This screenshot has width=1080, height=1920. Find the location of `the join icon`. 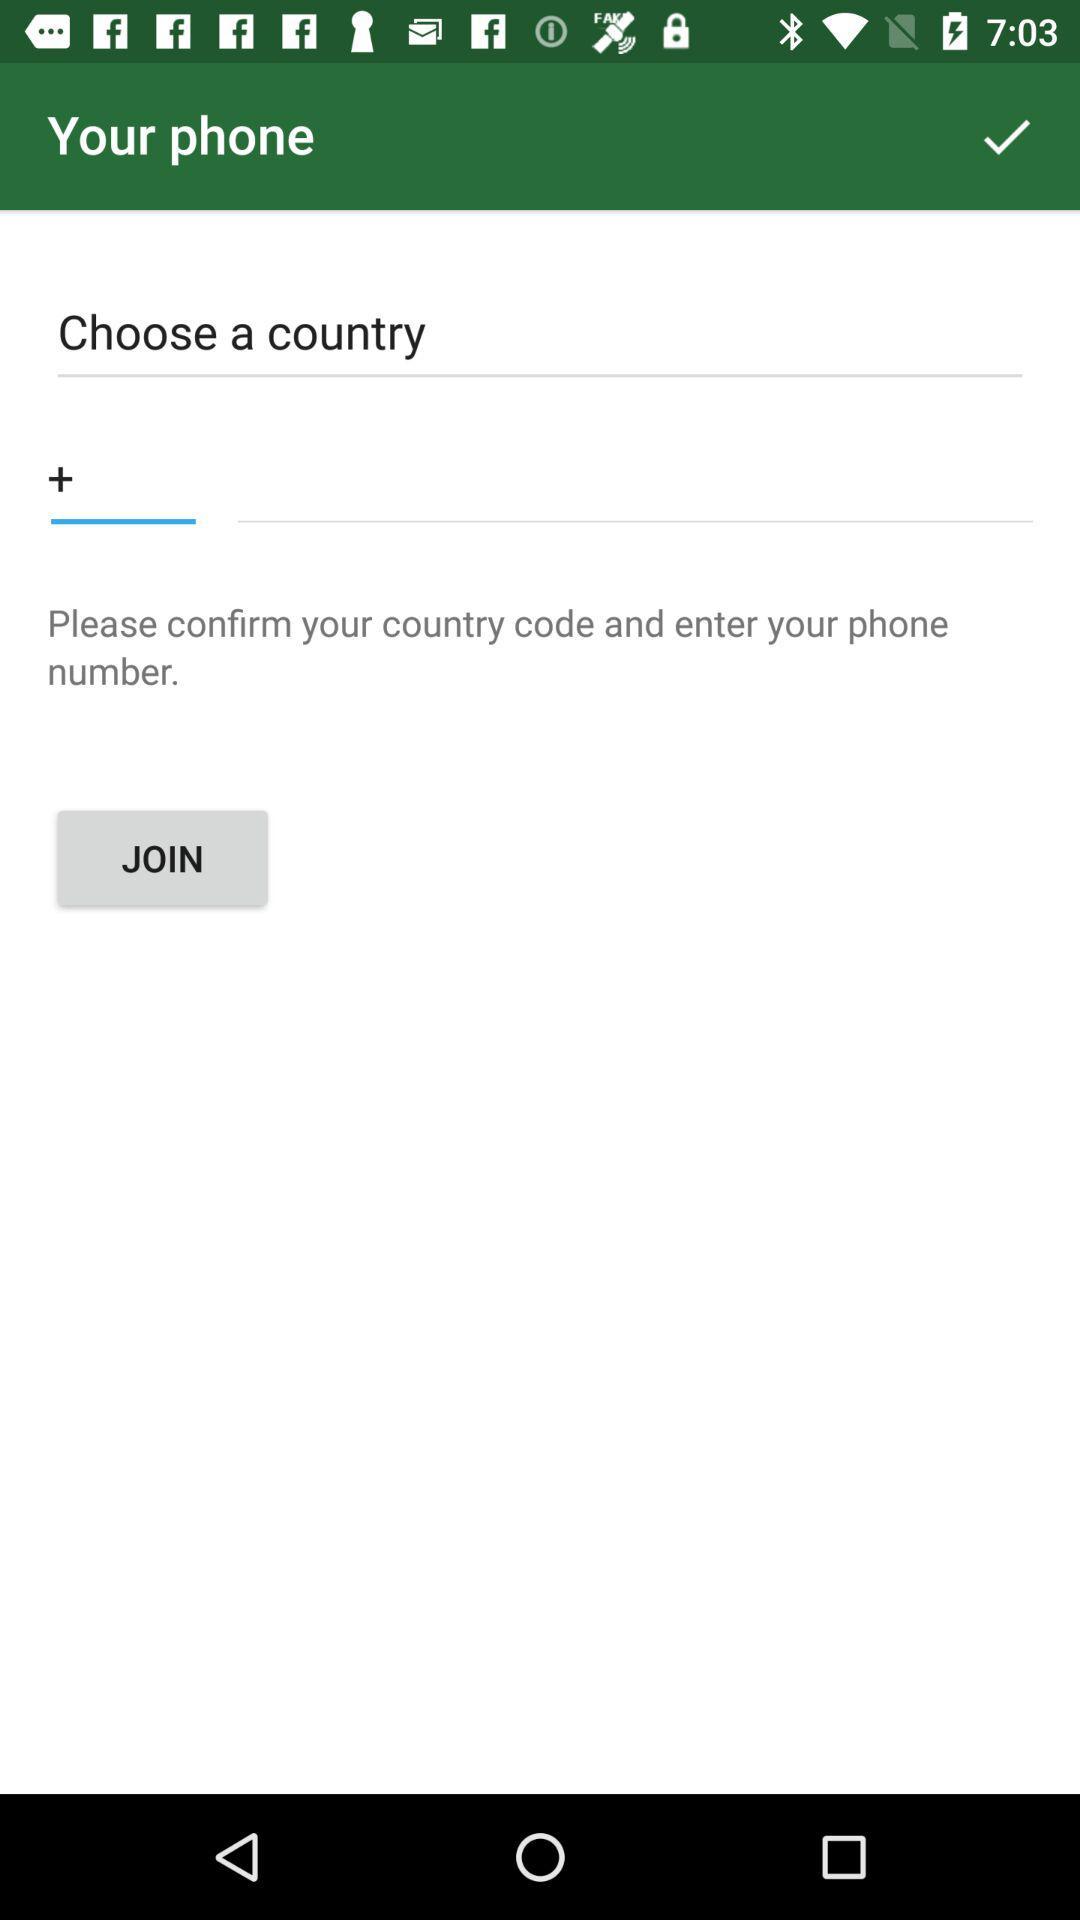

the join icon is located at coordinates (161, 858).